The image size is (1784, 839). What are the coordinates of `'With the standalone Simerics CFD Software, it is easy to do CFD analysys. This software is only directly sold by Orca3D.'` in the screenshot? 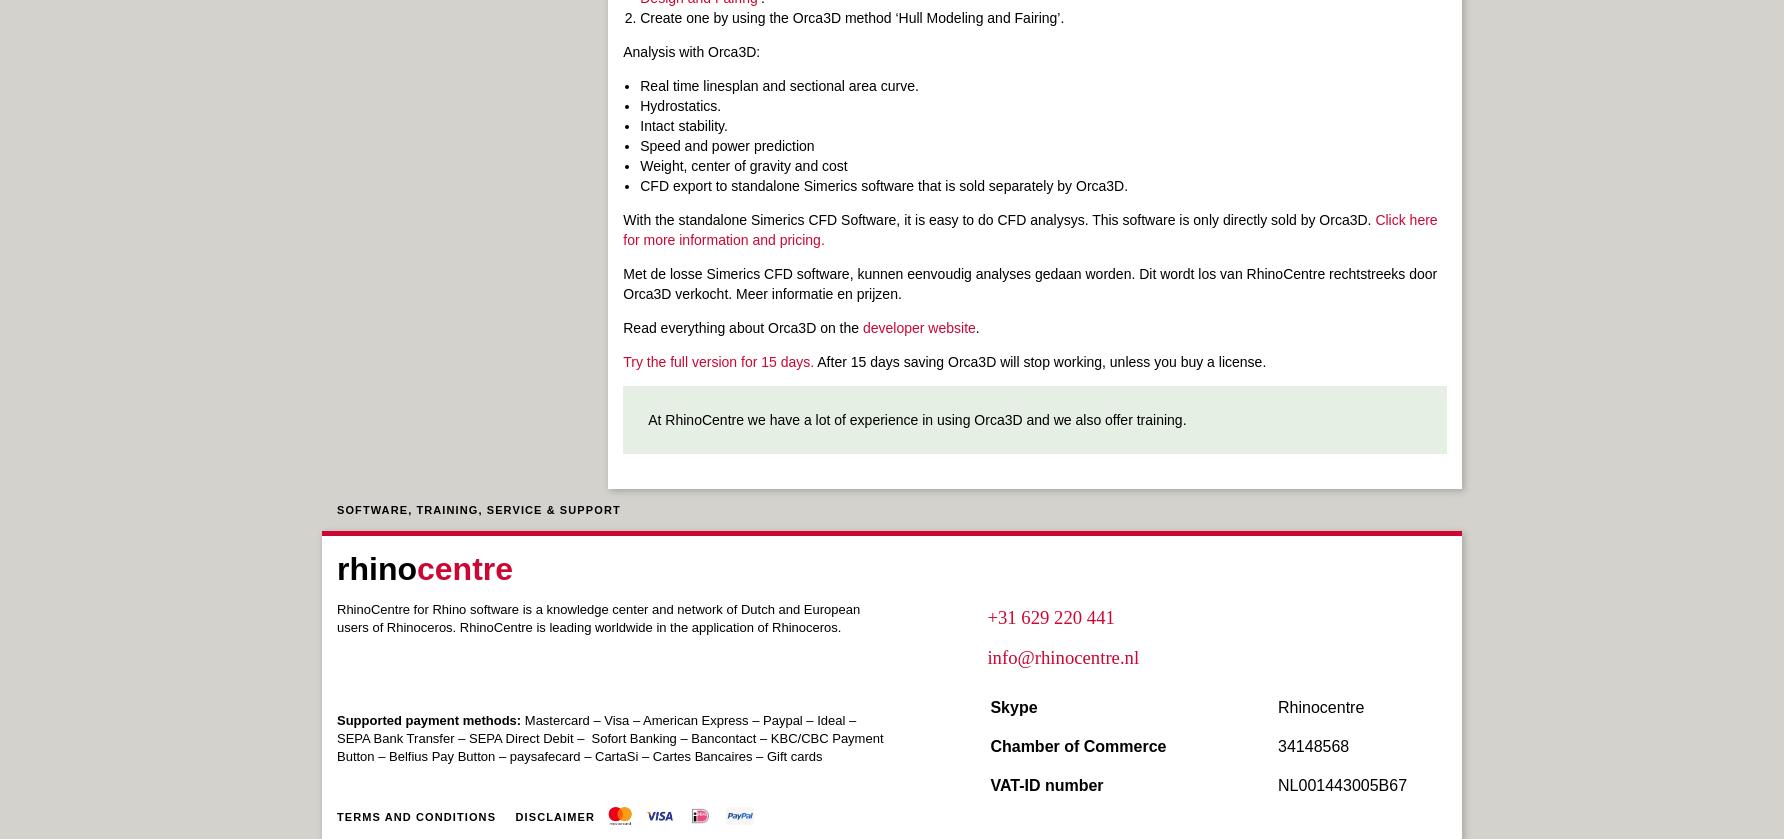 It's located at (999, 219).